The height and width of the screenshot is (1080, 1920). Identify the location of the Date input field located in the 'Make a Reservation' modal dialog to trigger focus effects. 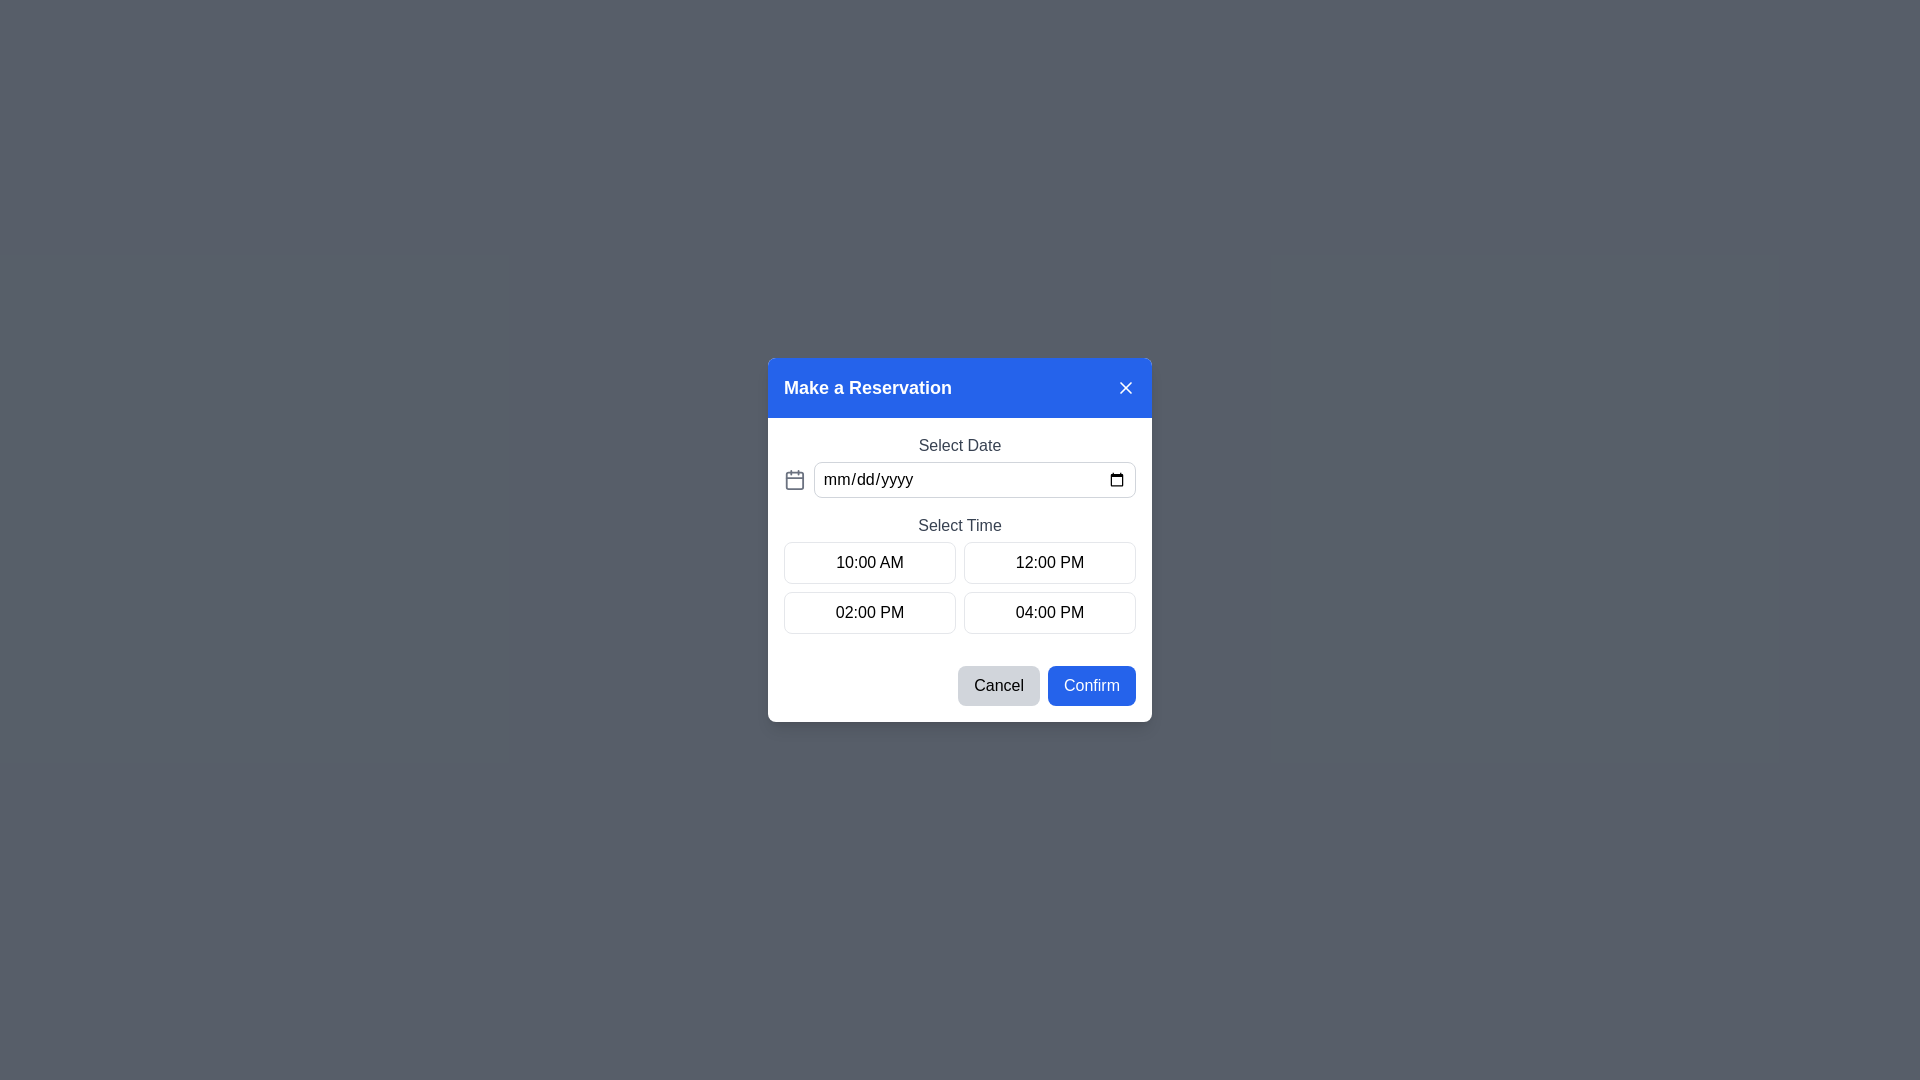
(960, 466).